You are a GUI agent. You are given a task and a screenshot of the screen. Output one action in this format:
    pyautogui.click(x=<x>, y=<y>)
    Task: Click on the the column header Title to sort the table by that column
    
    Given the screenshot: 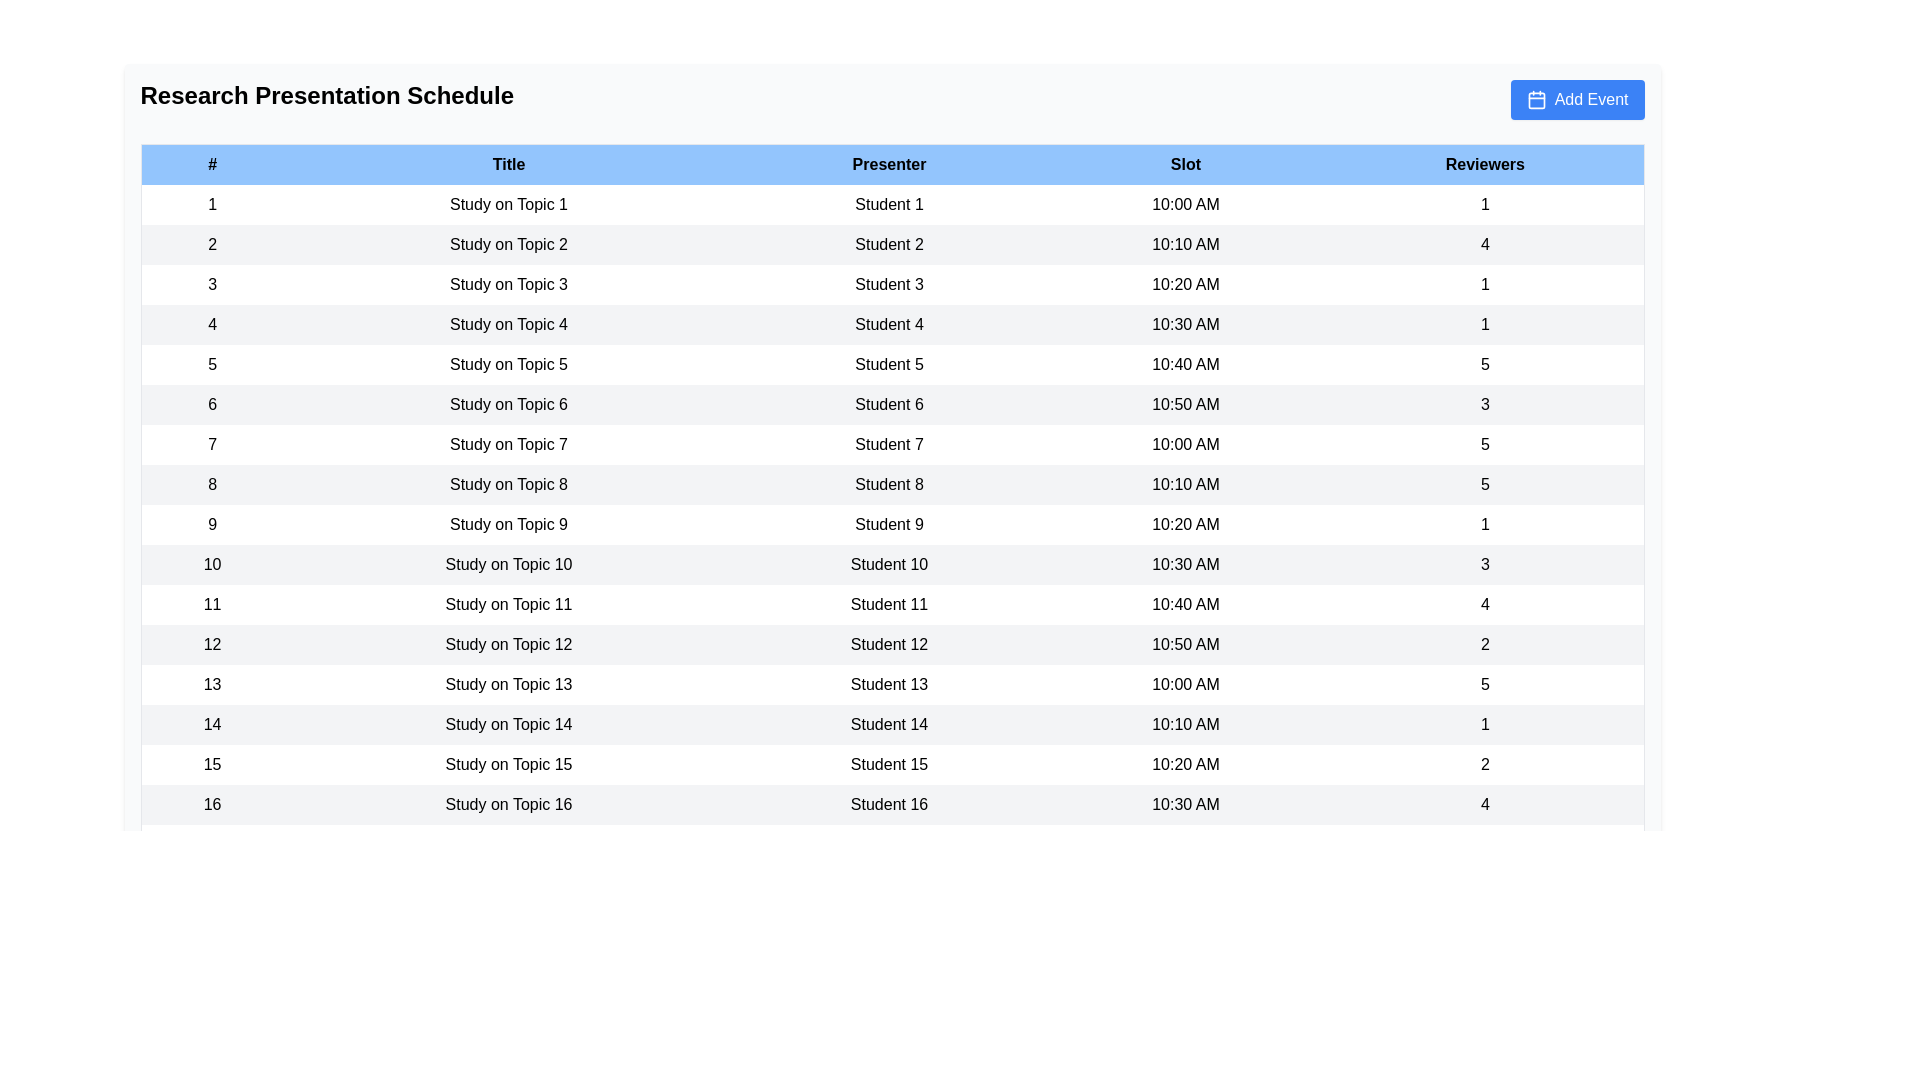 What is the action you would take?
    pyautogui.click(x=508, y=163)
    